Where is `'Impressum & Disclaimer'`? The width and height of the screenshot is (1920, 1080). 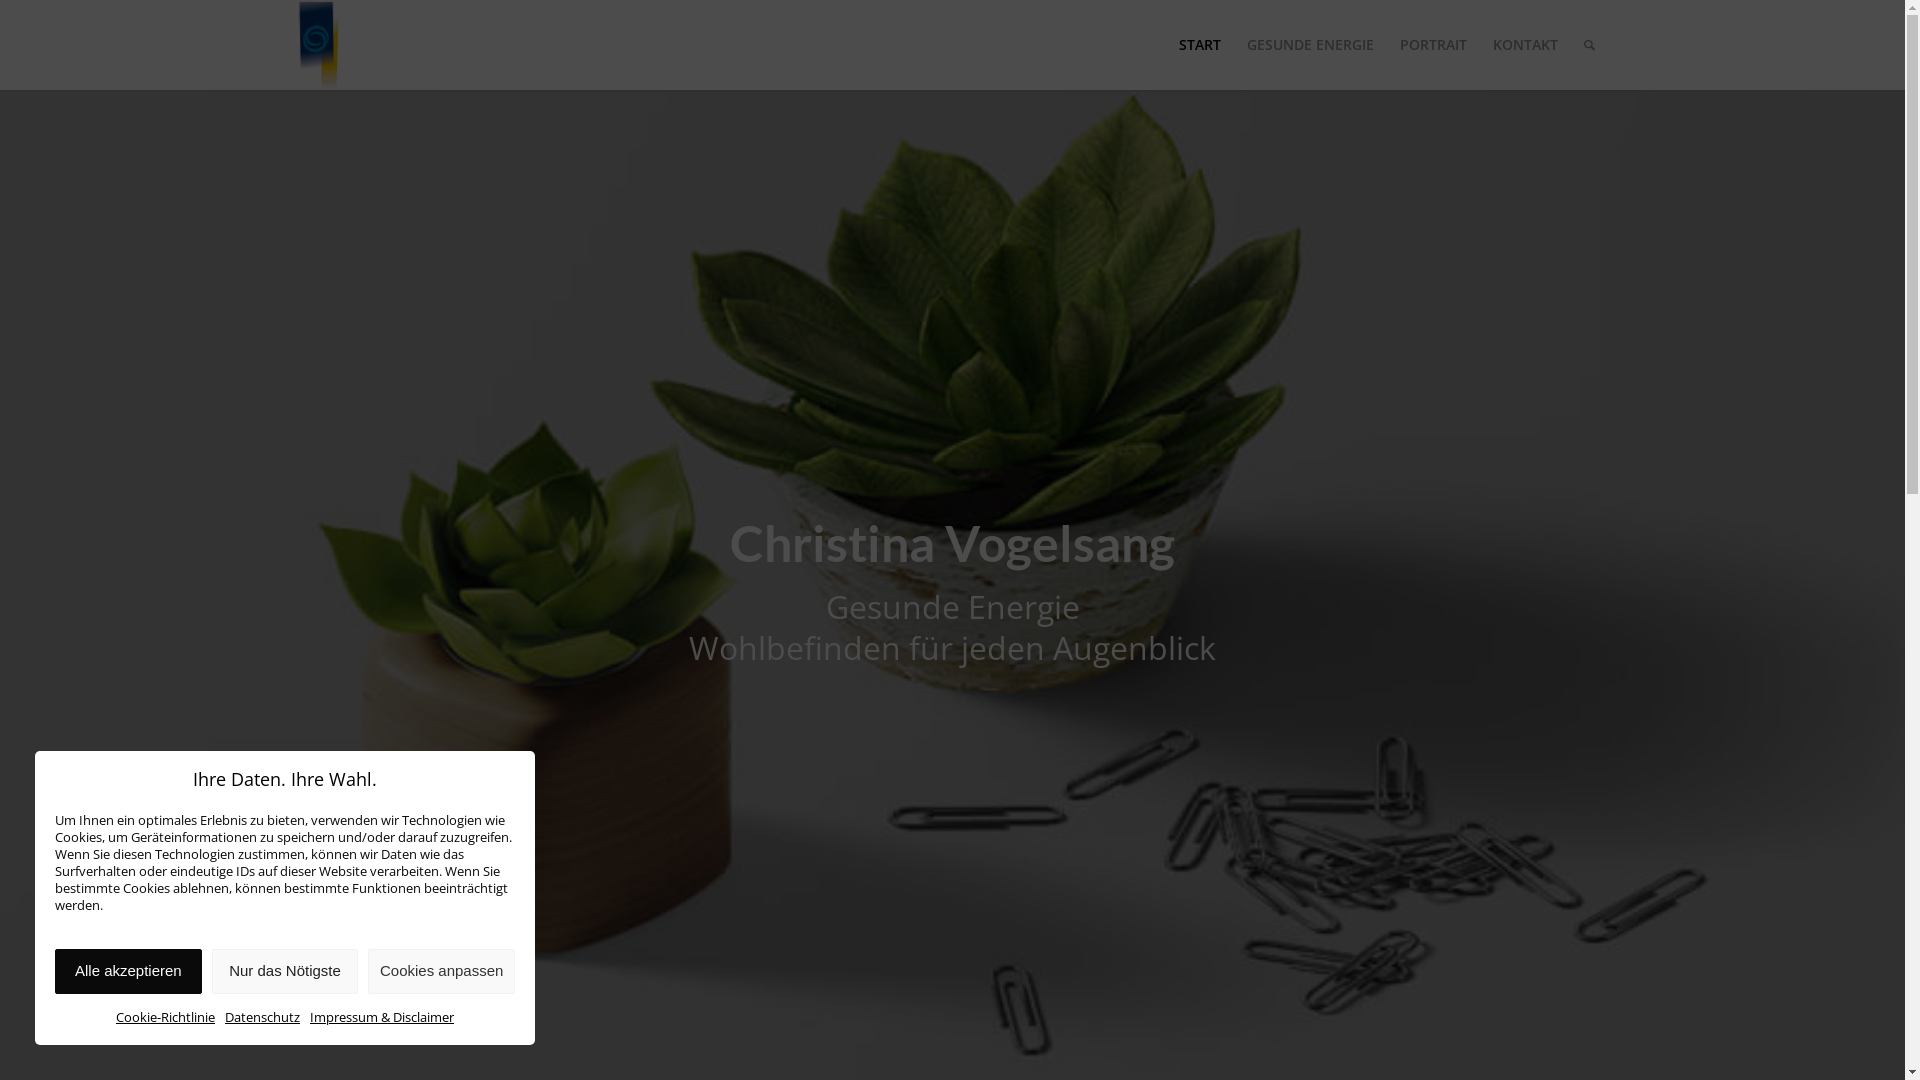
'Impressum & Disclaimer' is located at coordinates (309, 1017).